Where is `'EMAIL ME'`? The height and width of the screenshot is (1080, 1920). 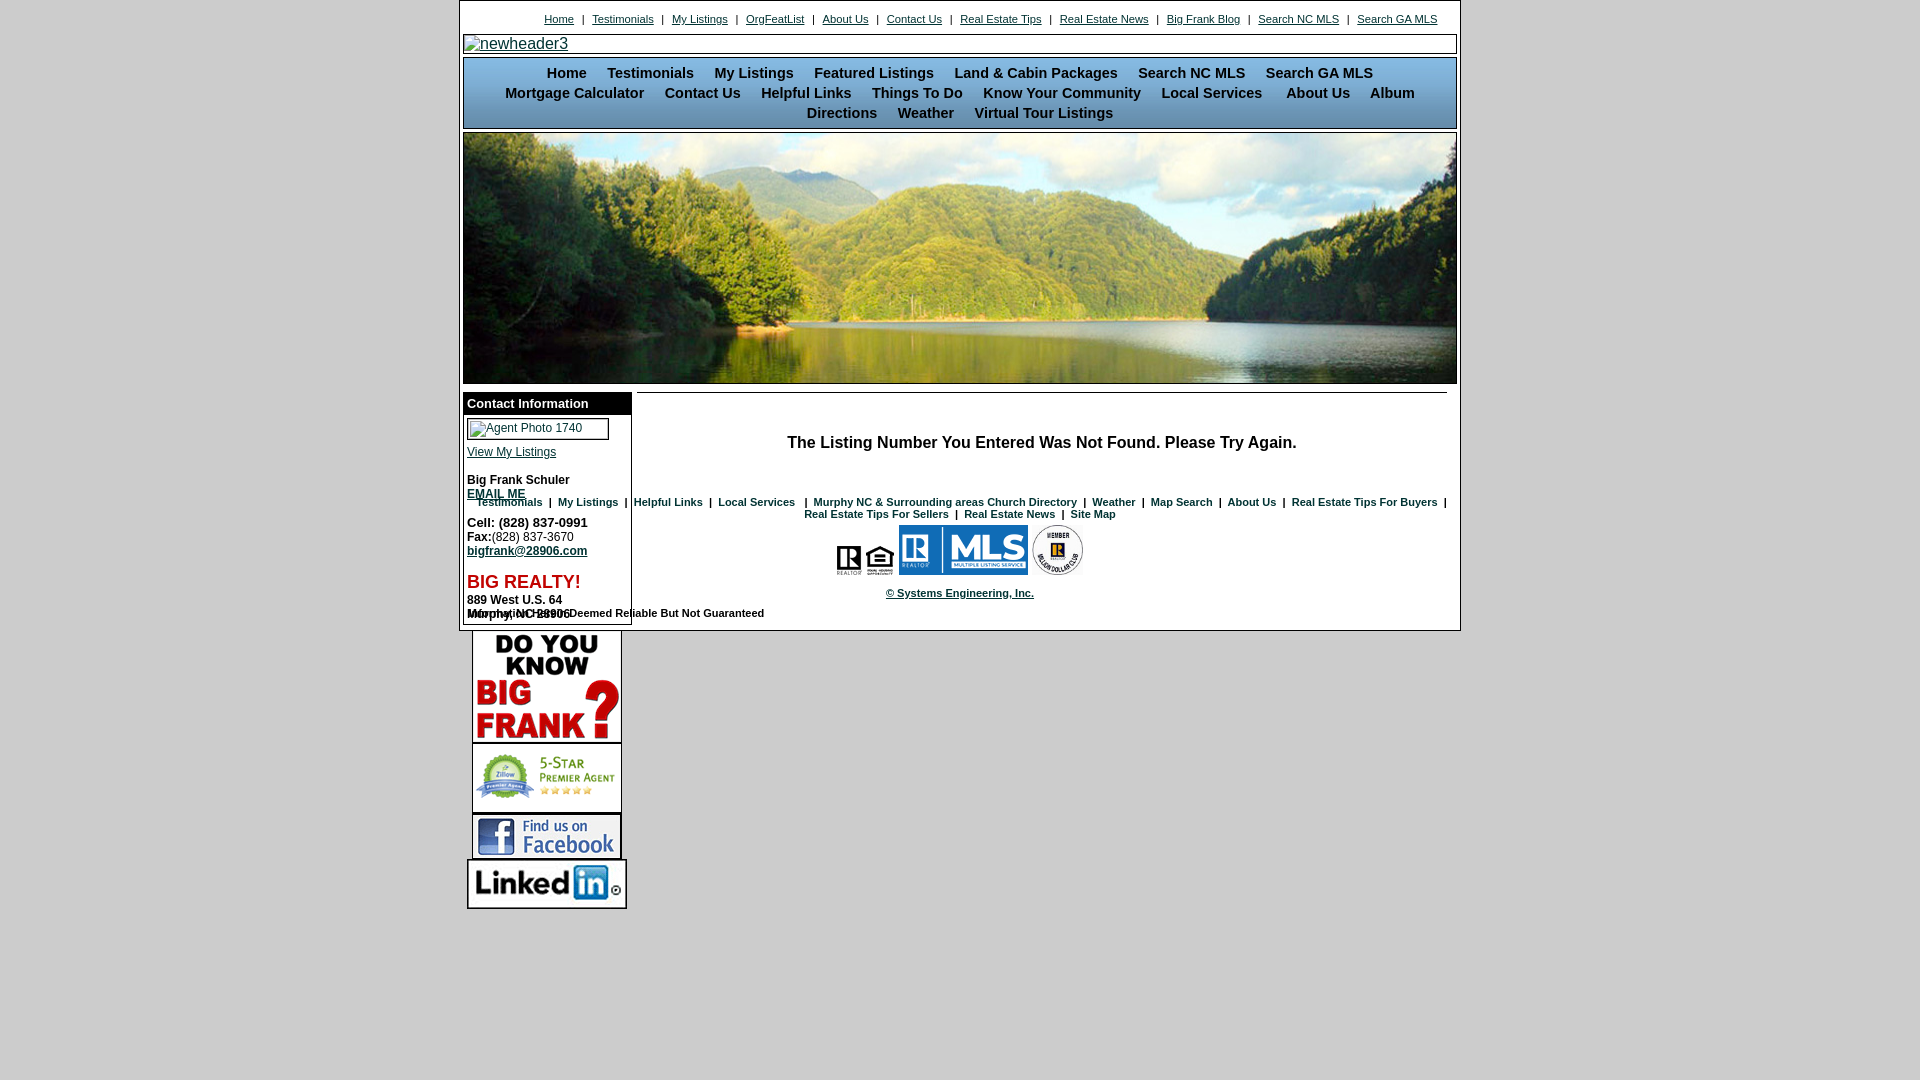 'EMAIL ME' is located at coordinates (495, 493).